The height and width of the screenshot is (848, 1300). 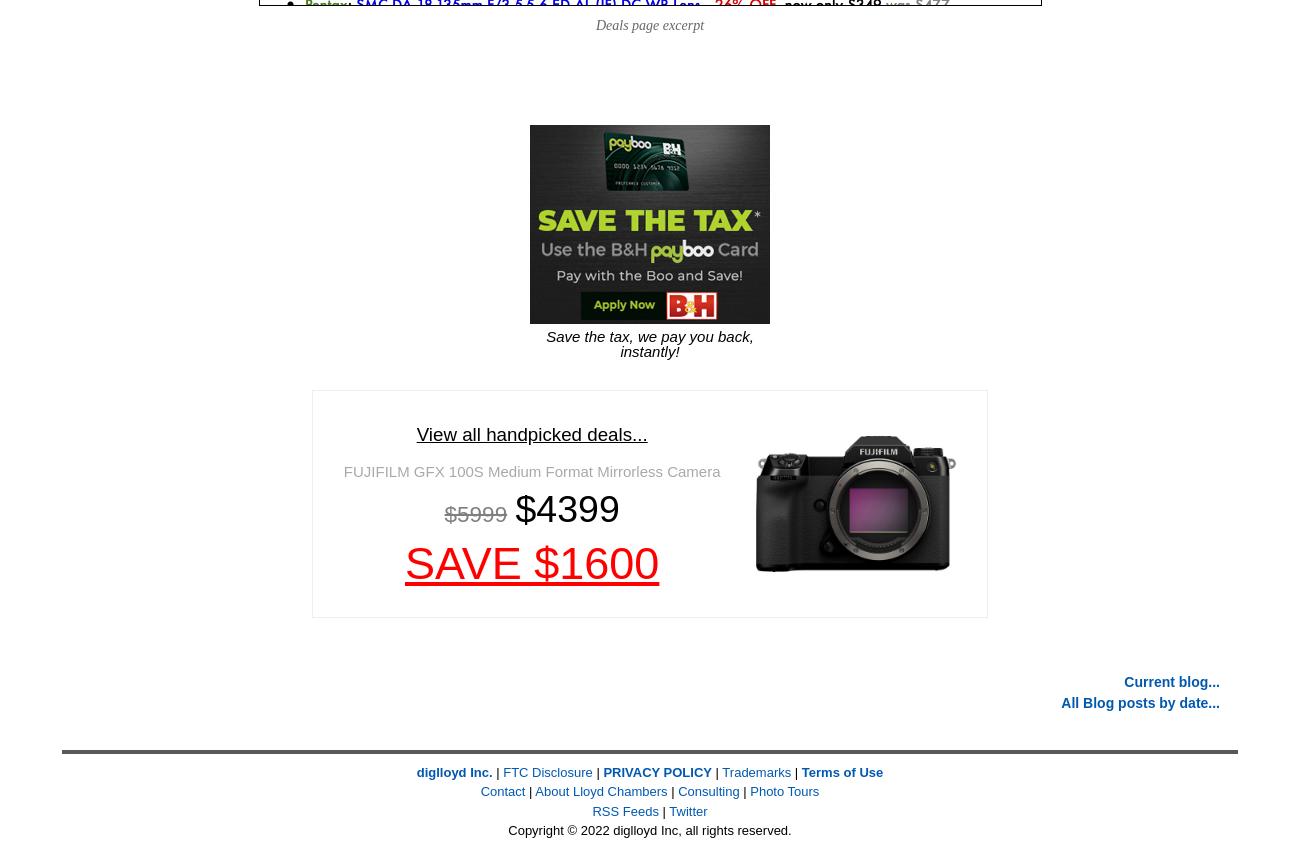 I want to click on 'Trademarks', so click(x=756, y=770).